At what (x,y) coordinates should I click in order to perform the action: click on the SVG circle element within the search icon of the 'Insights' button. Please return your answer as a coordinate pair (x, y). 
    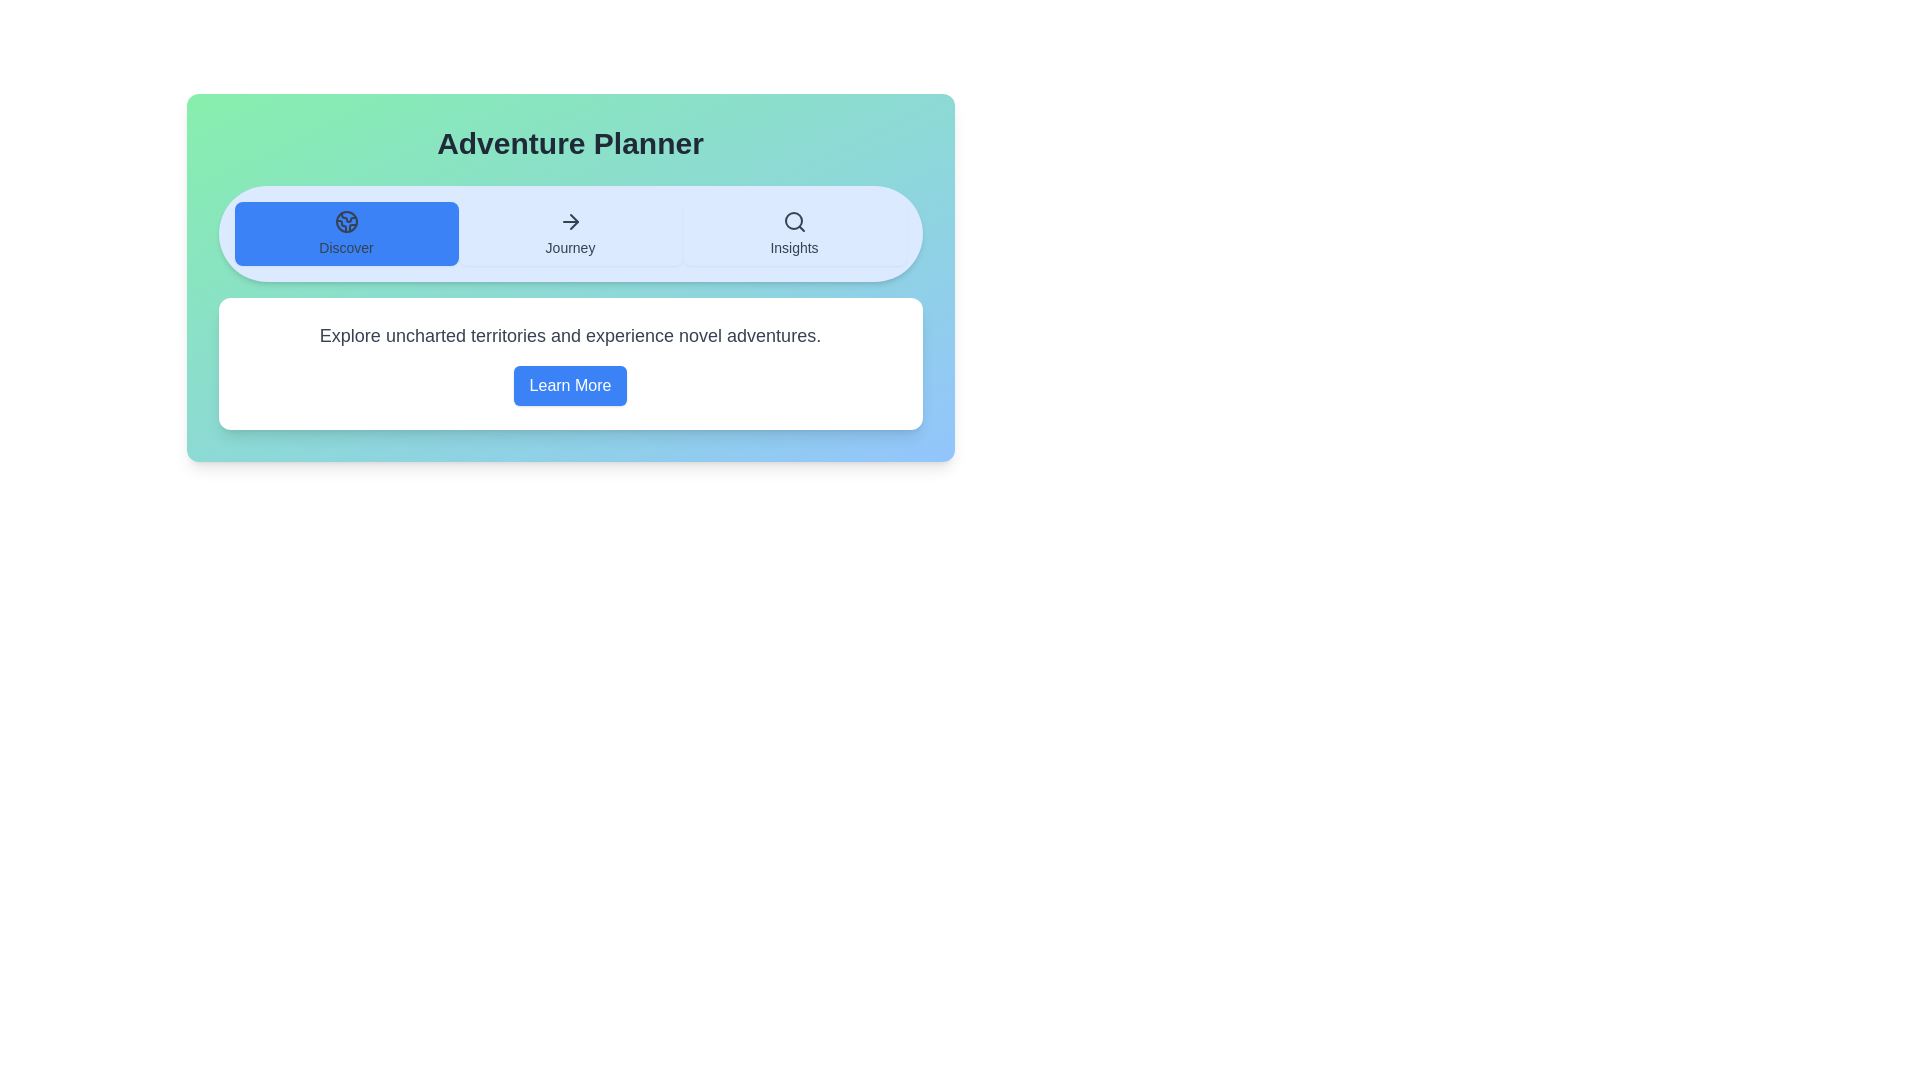
    Looking at the image, I should click on (792, 220).